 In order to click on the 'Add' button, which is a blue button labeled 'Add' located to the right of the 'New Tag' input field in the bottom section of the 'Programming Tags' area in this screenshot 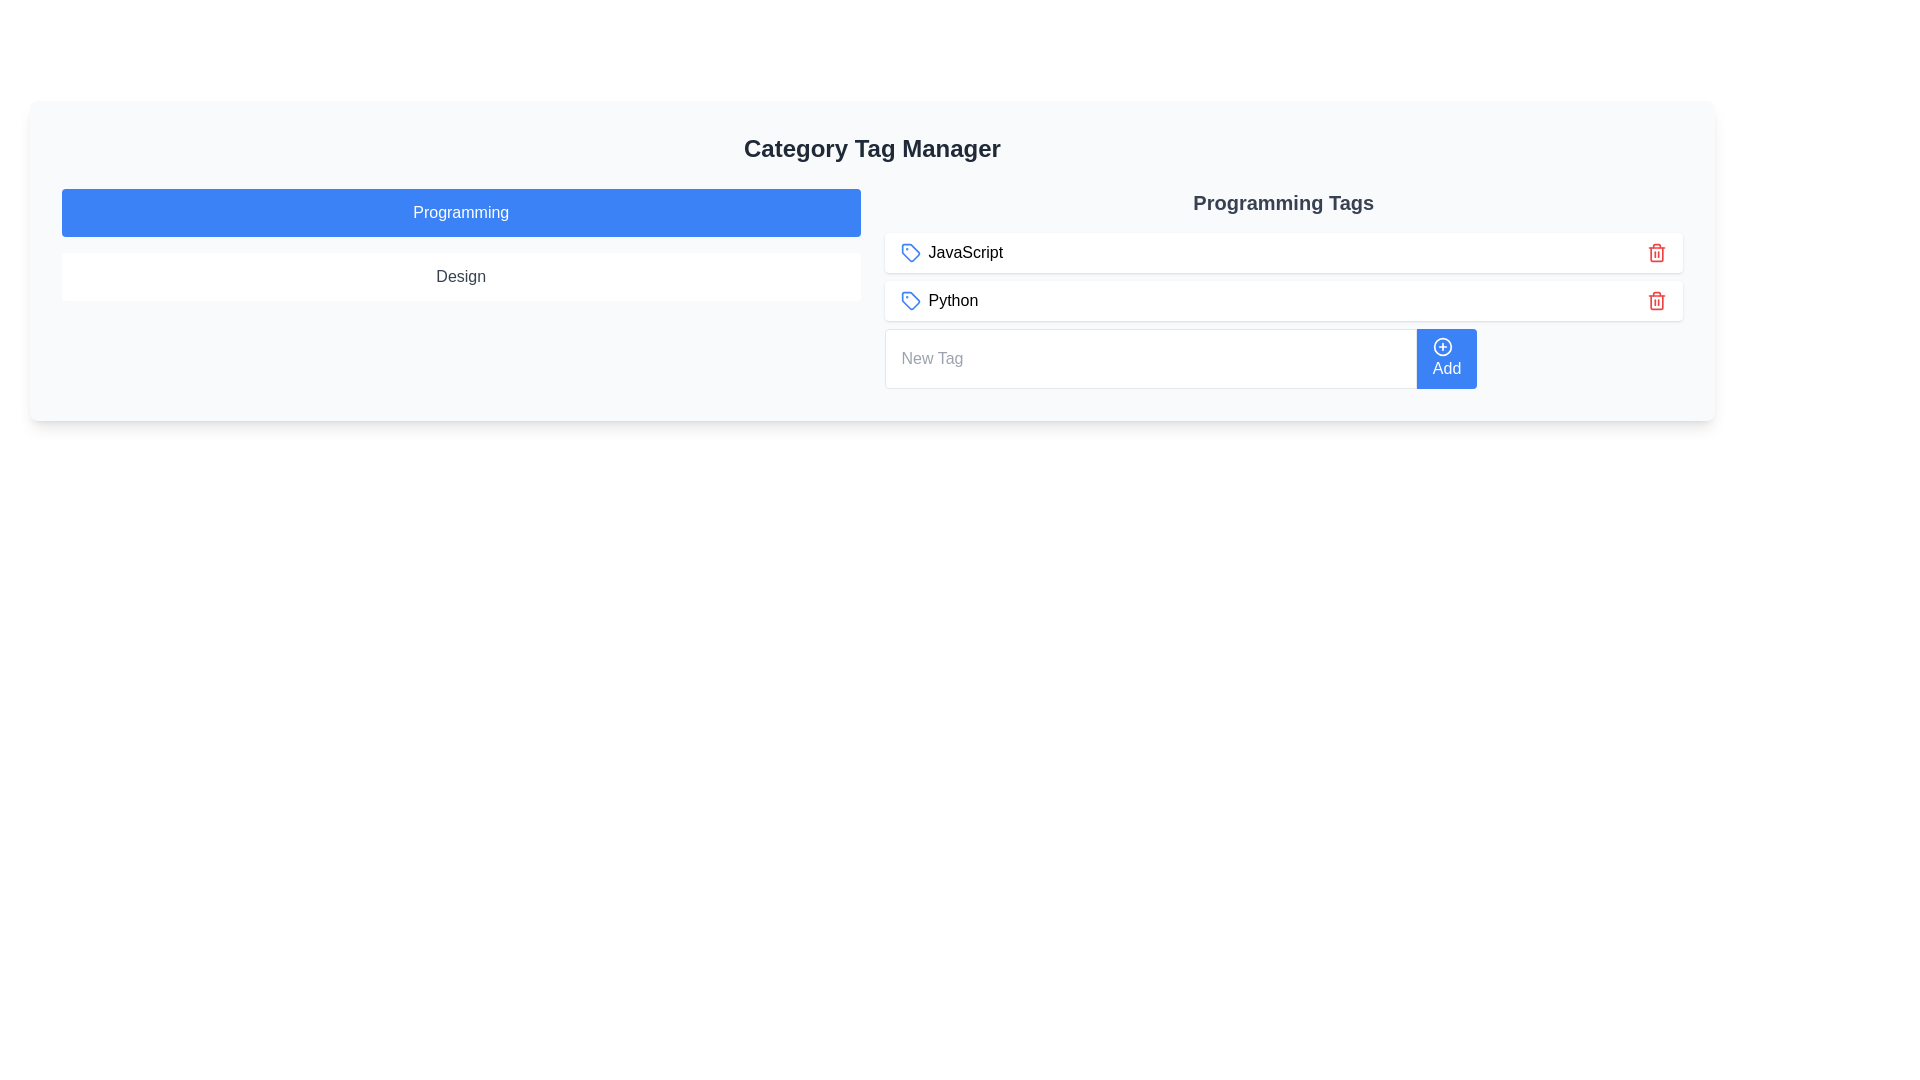, I will do `click(1283, 357)`.